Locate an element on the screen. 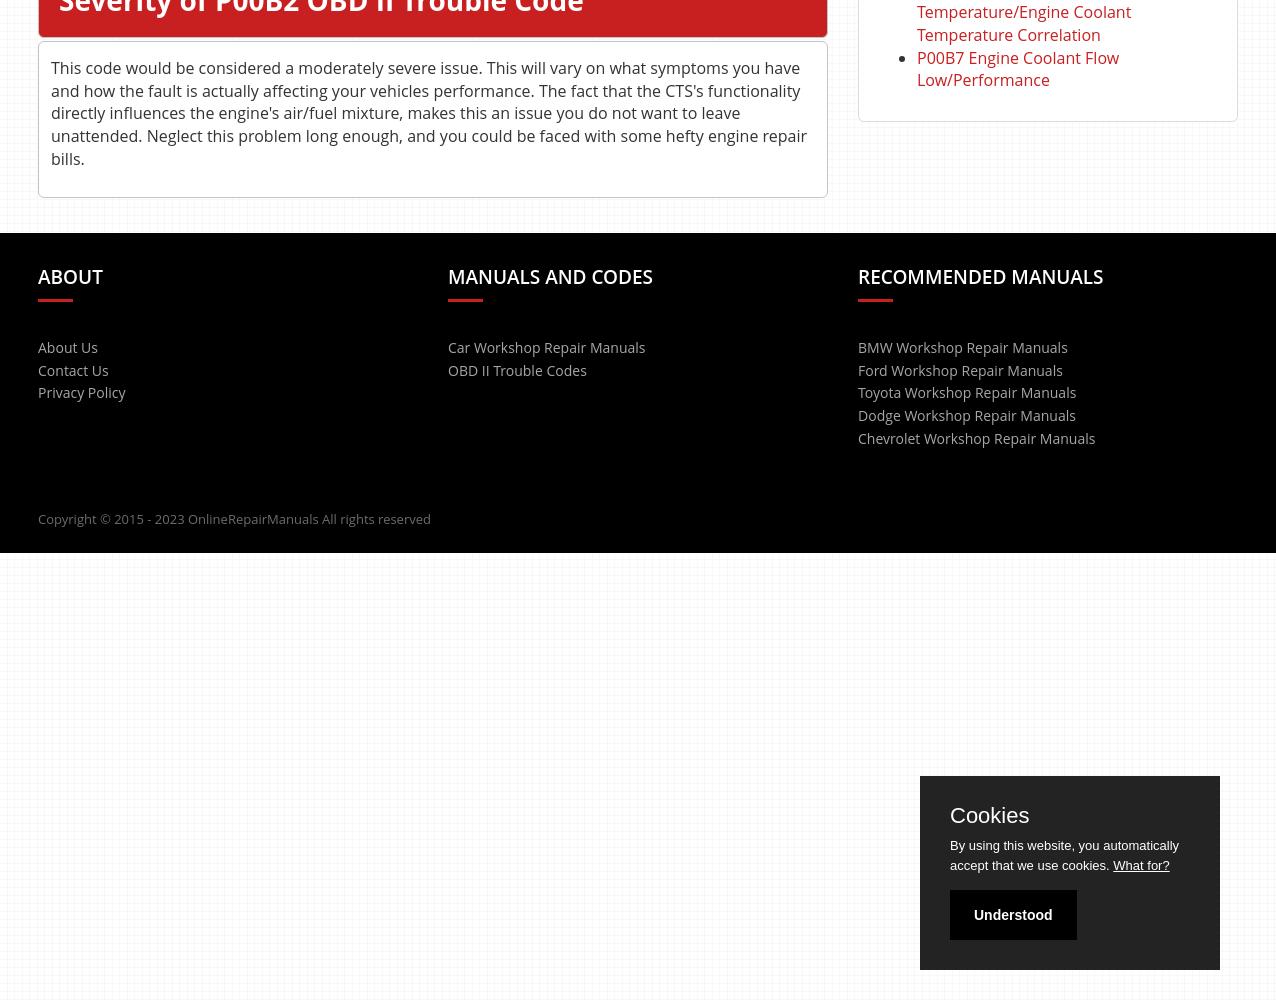 The image size is (1276, 1000). 'Car Workshop Repair Manuals' is located at coordinates (448, 345).